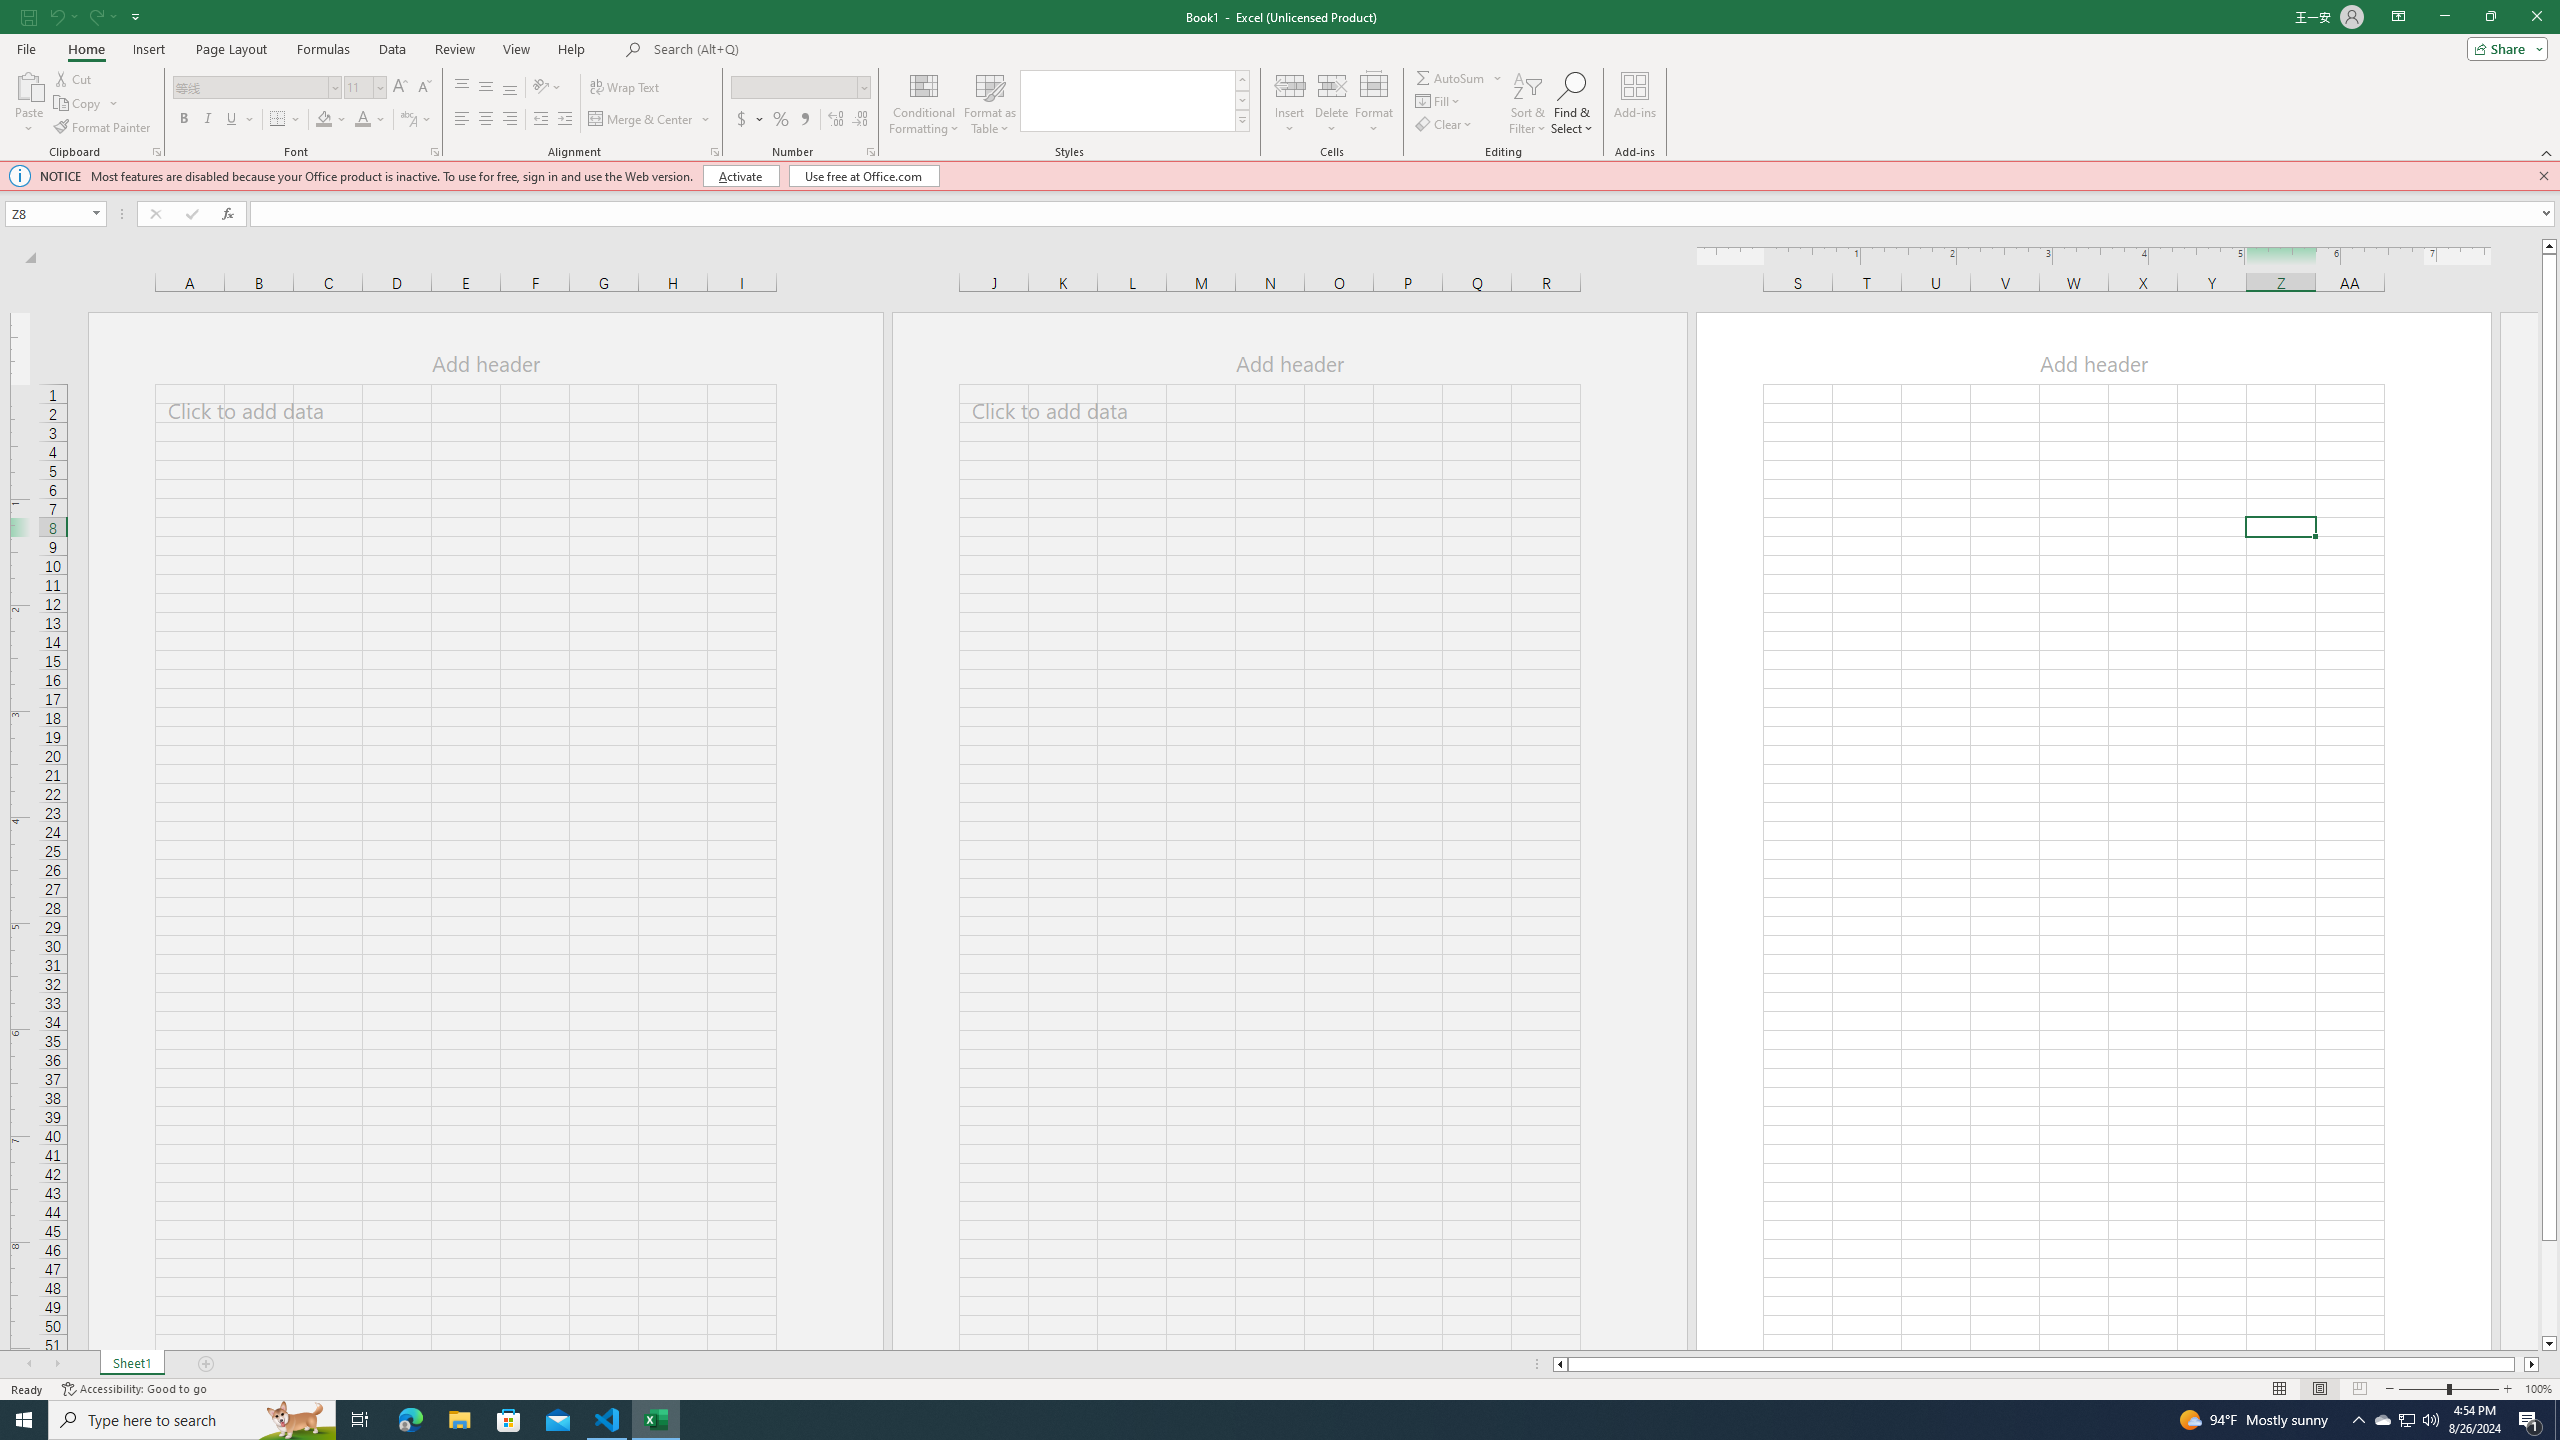 This screenshot has width=2560, height=1440. What do you see at coordinates (1289, 84) in the screenshot?
I see `'Insert Cells'` at bounding box center [1289, 84].